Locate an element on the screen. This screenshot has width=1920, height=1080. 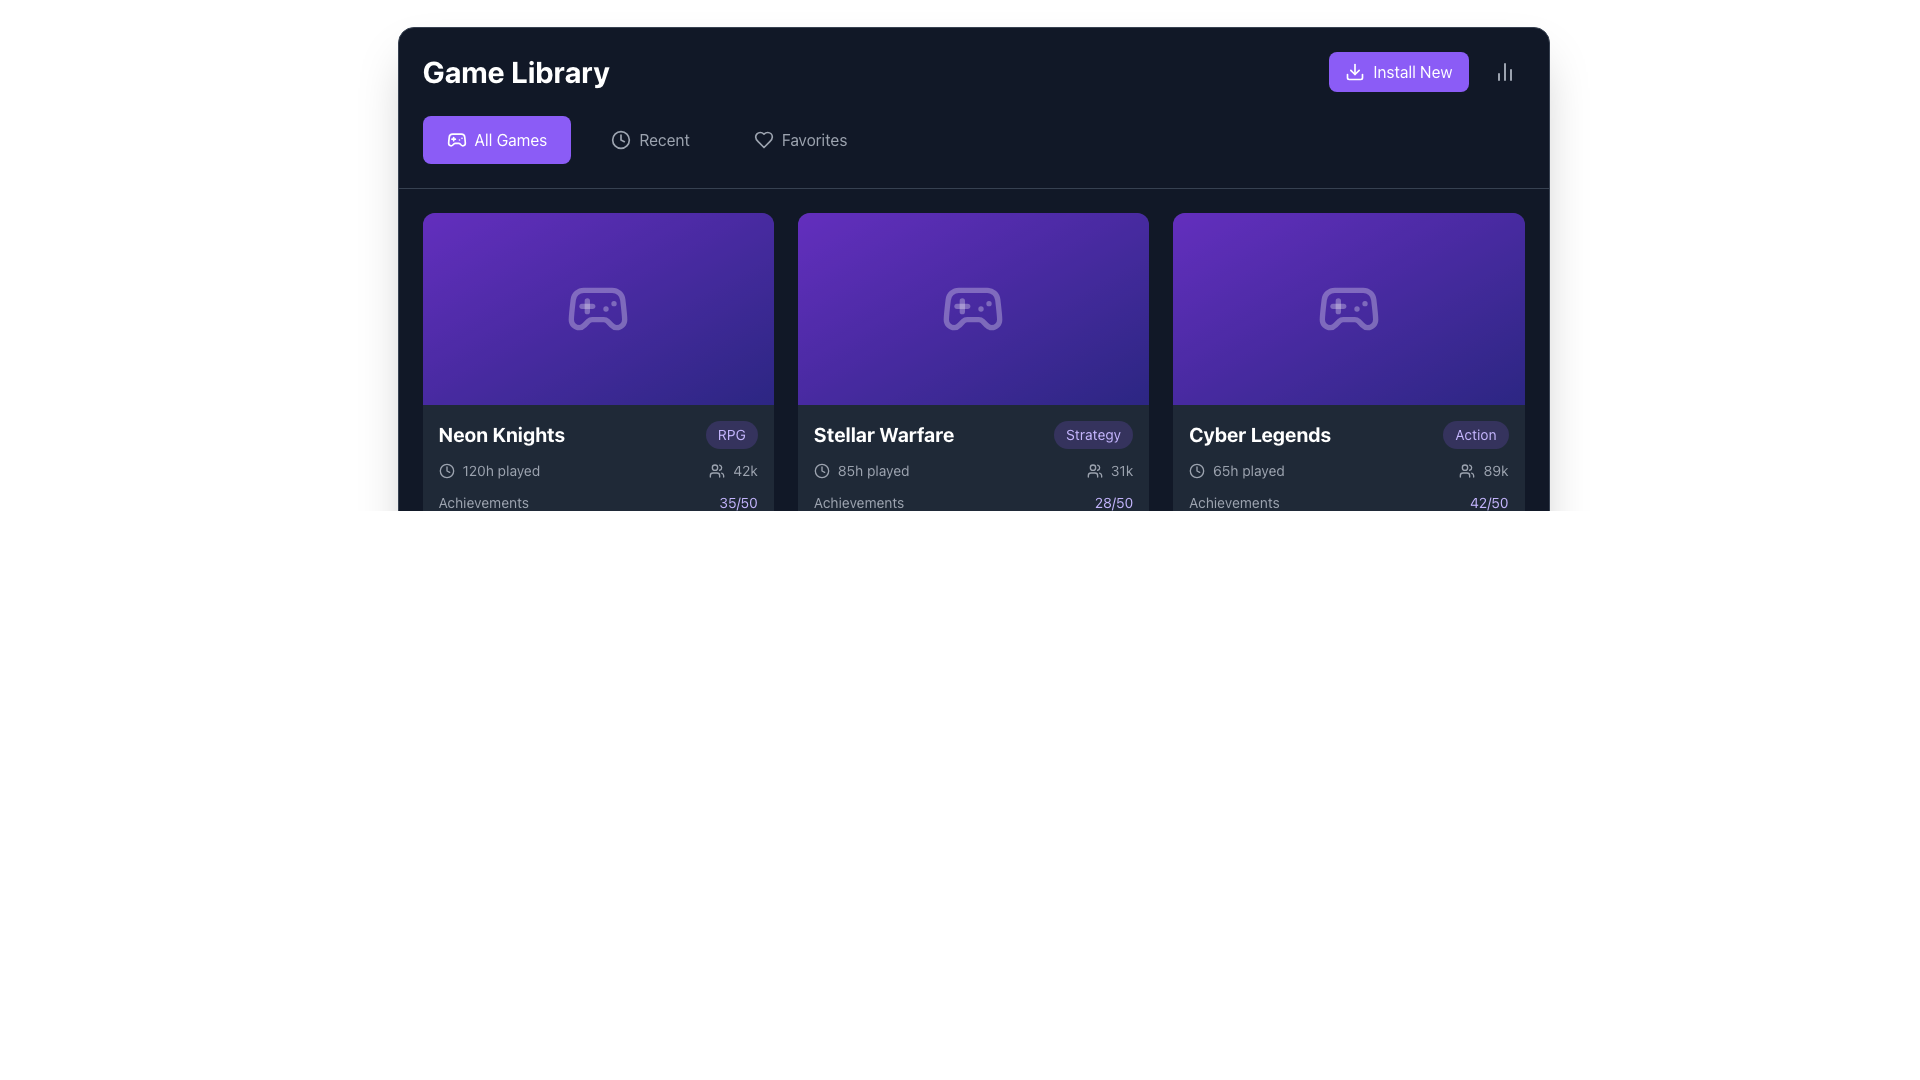
the text with icon displaying the number of users associated with the game 'Neon Knights', located in the bottom section of the first card in the game entries grid, to the far right of '120h played' is located at coordinates (732, 470).